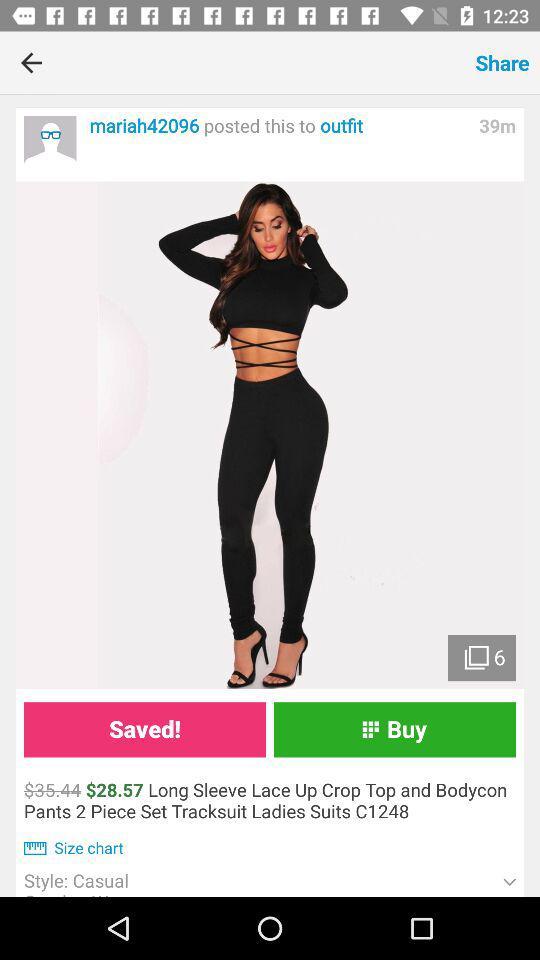 The height and width of the screenshot is (960, 540). Describe the element at coordinates (143, 728) in the screenshot. I see `the item above 35 44 28 icon` at that location.